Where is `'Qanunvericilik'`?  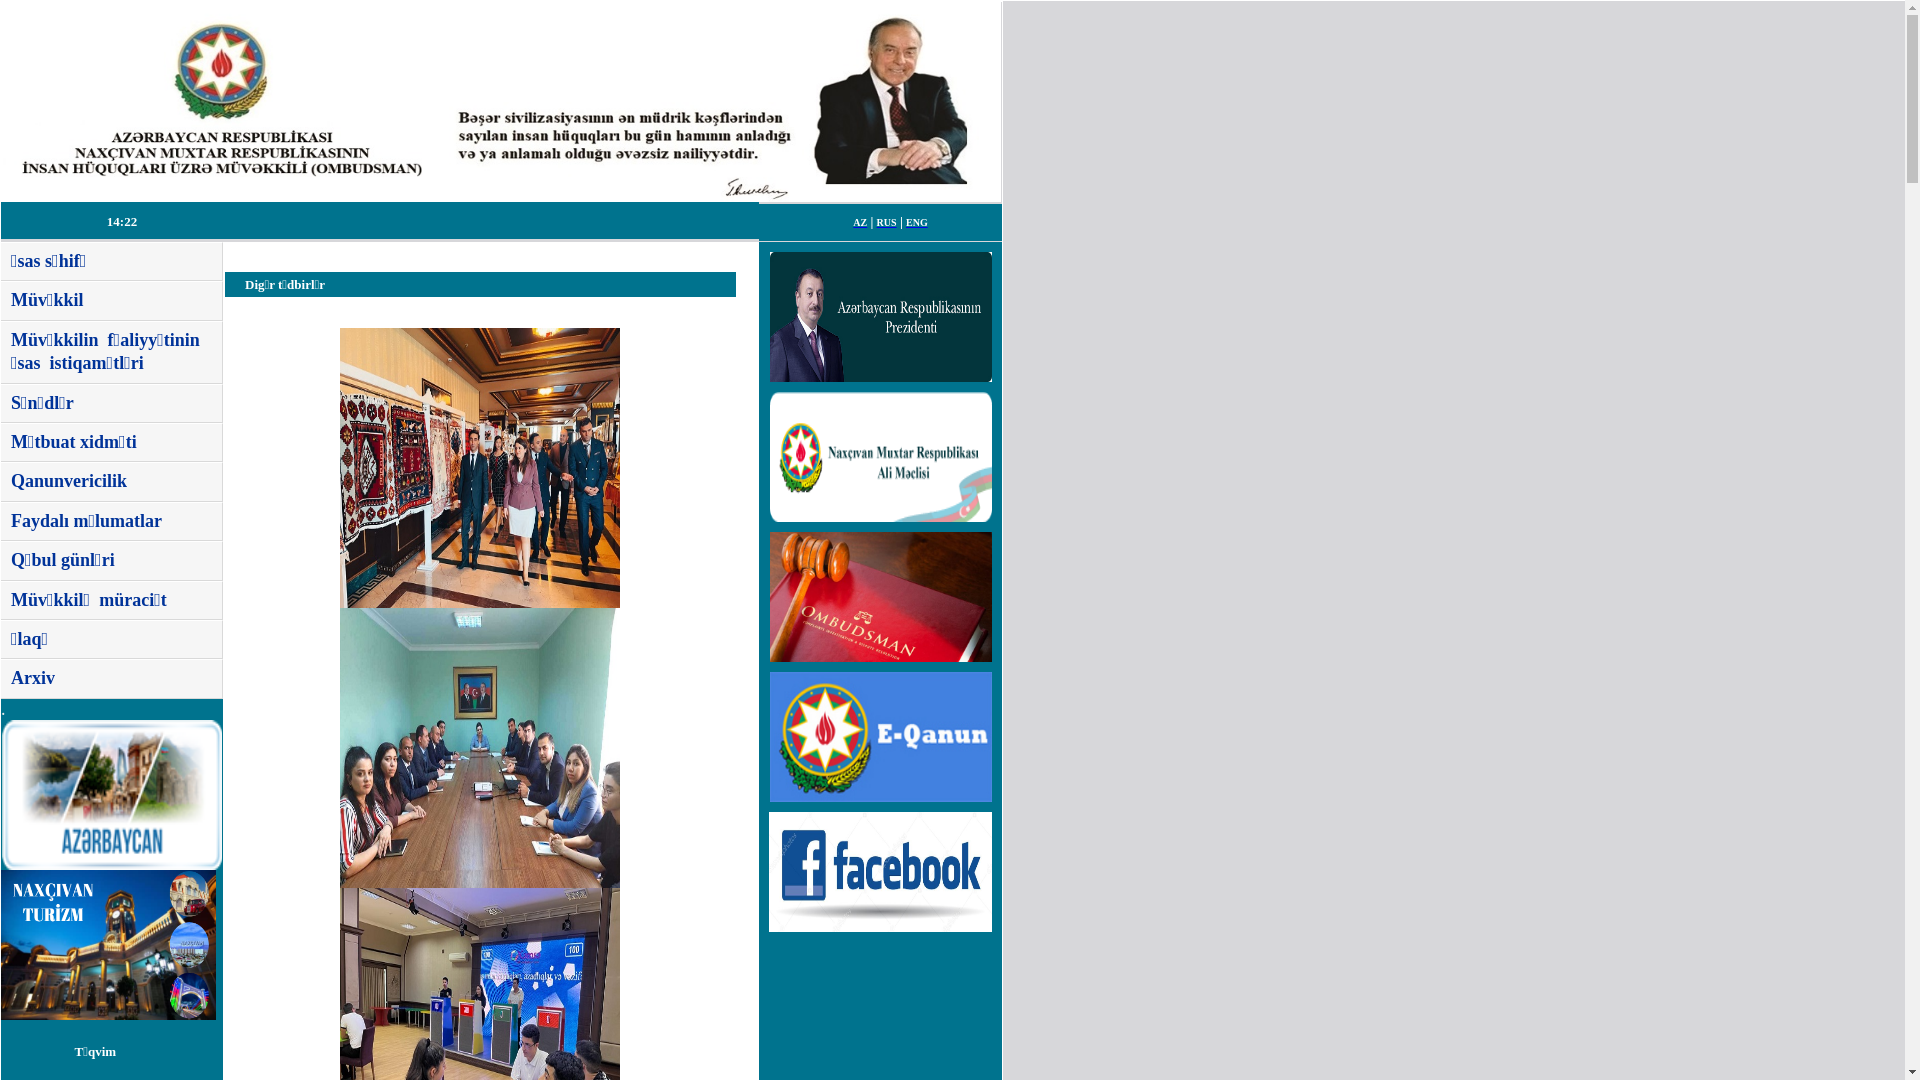
'Qanunvericilik' is located at coordinates (68, 481).